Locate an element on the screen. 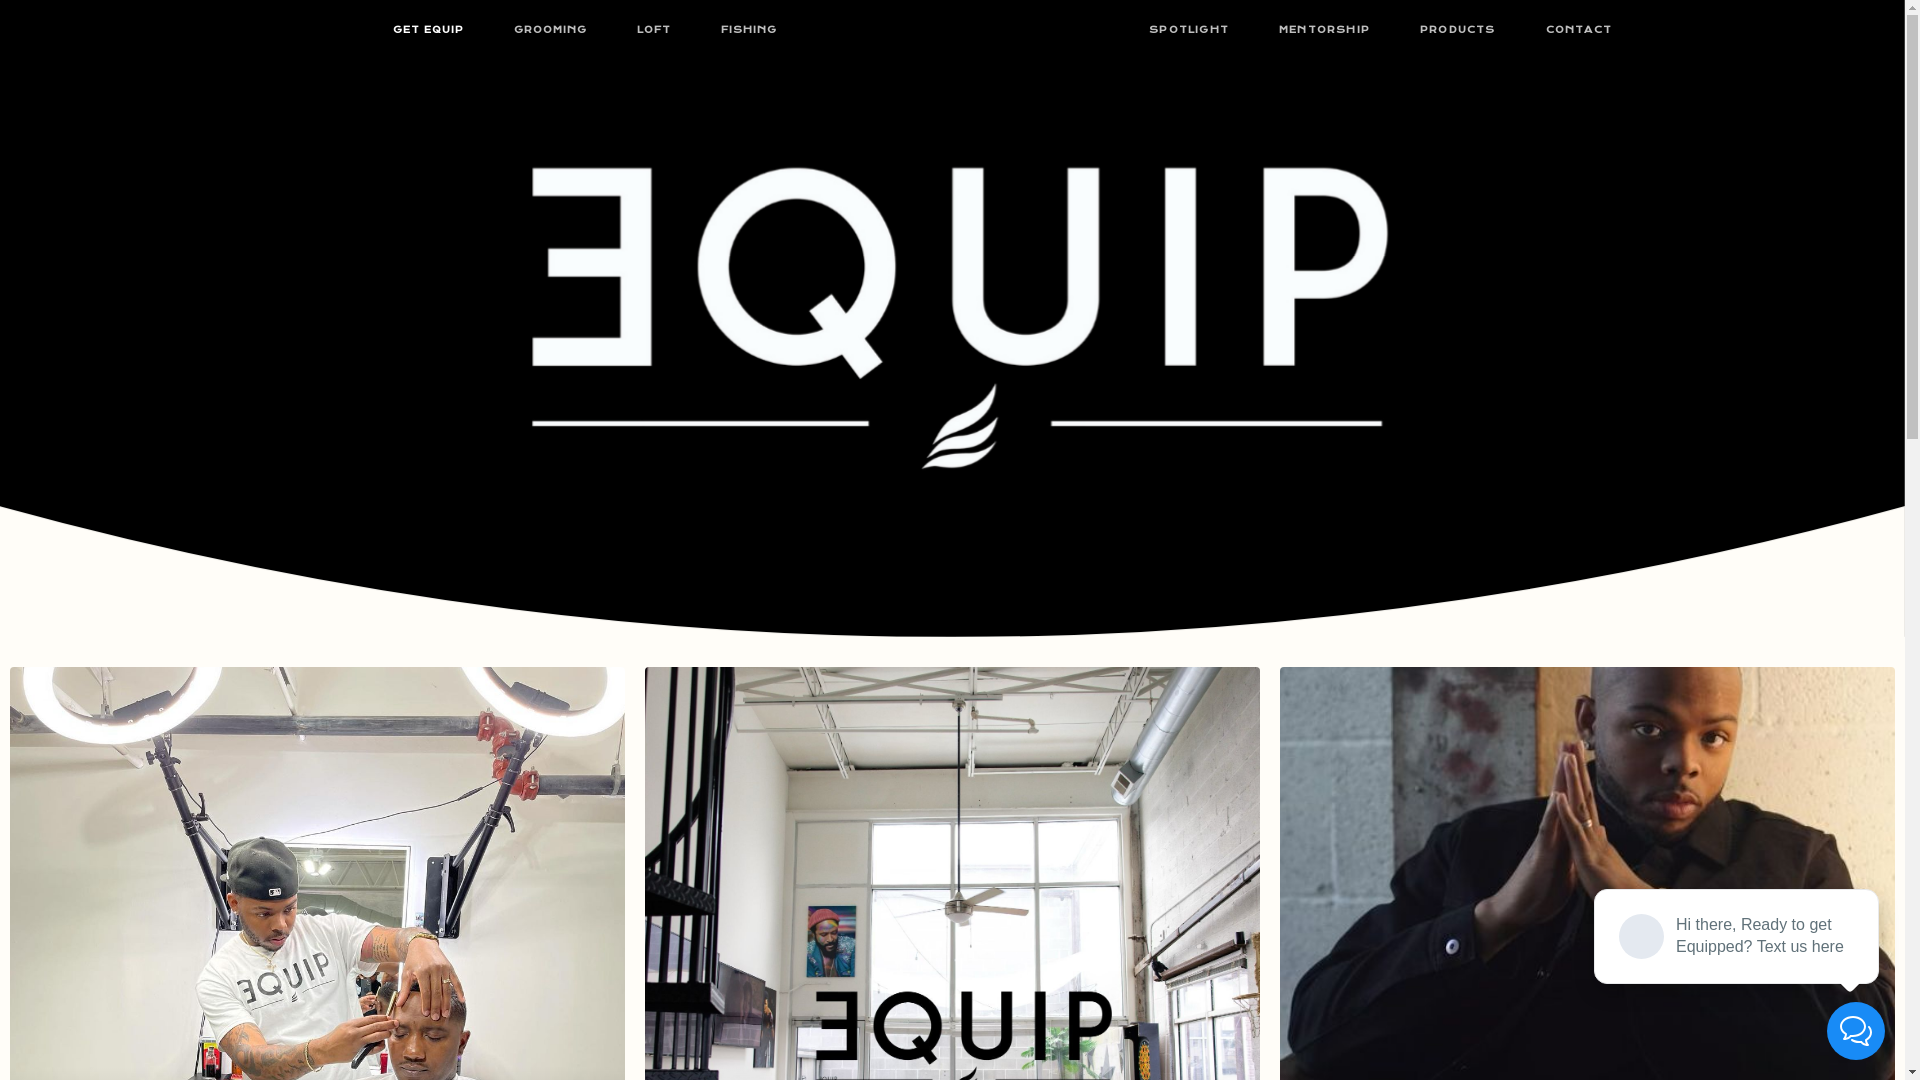 The width and height of the screenshot is (1920, 1080). 'FISHING' is located at coordinates (747, 30).